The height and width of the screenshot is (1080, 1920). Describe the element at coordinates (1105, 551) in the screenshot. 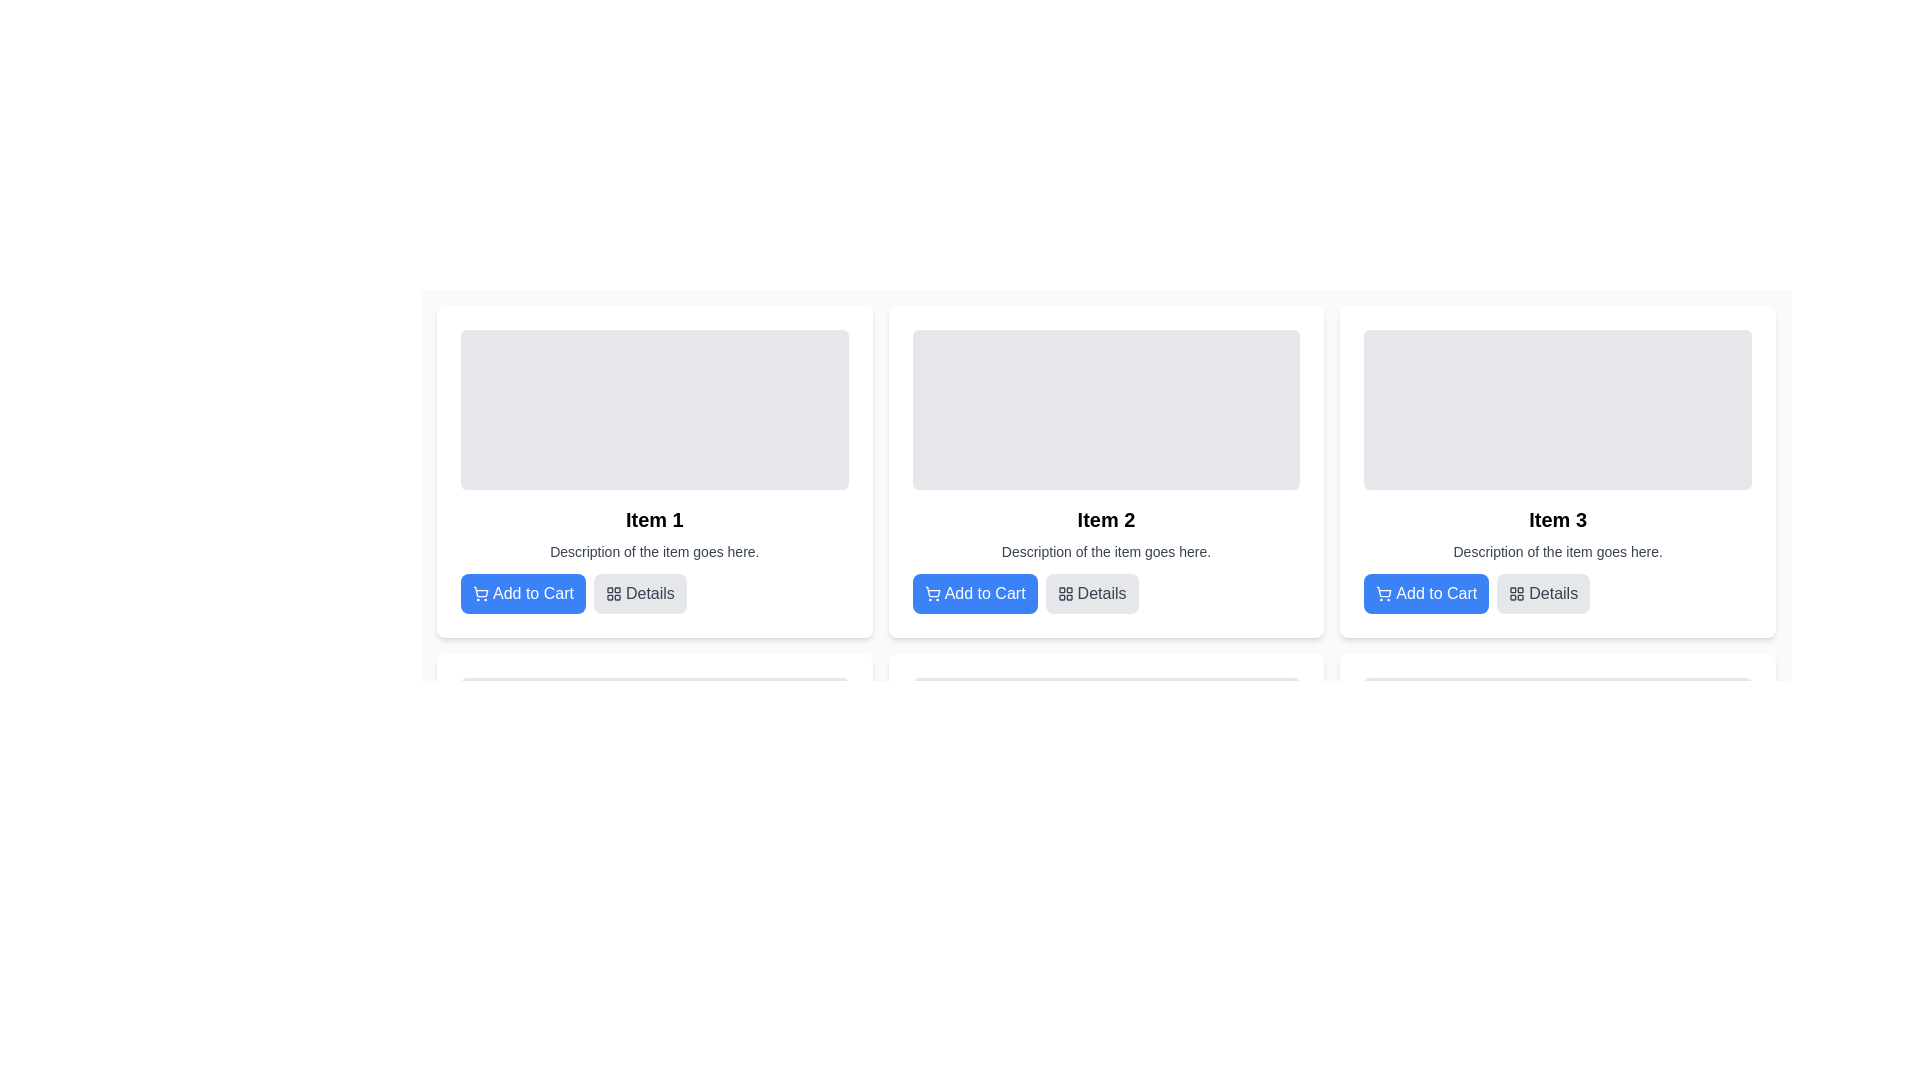

I see `descriptive text styled in a small gray font that reads 'Description of the item goes here.' located beneath the title 'Item 2' and above the action buttons` at that location.